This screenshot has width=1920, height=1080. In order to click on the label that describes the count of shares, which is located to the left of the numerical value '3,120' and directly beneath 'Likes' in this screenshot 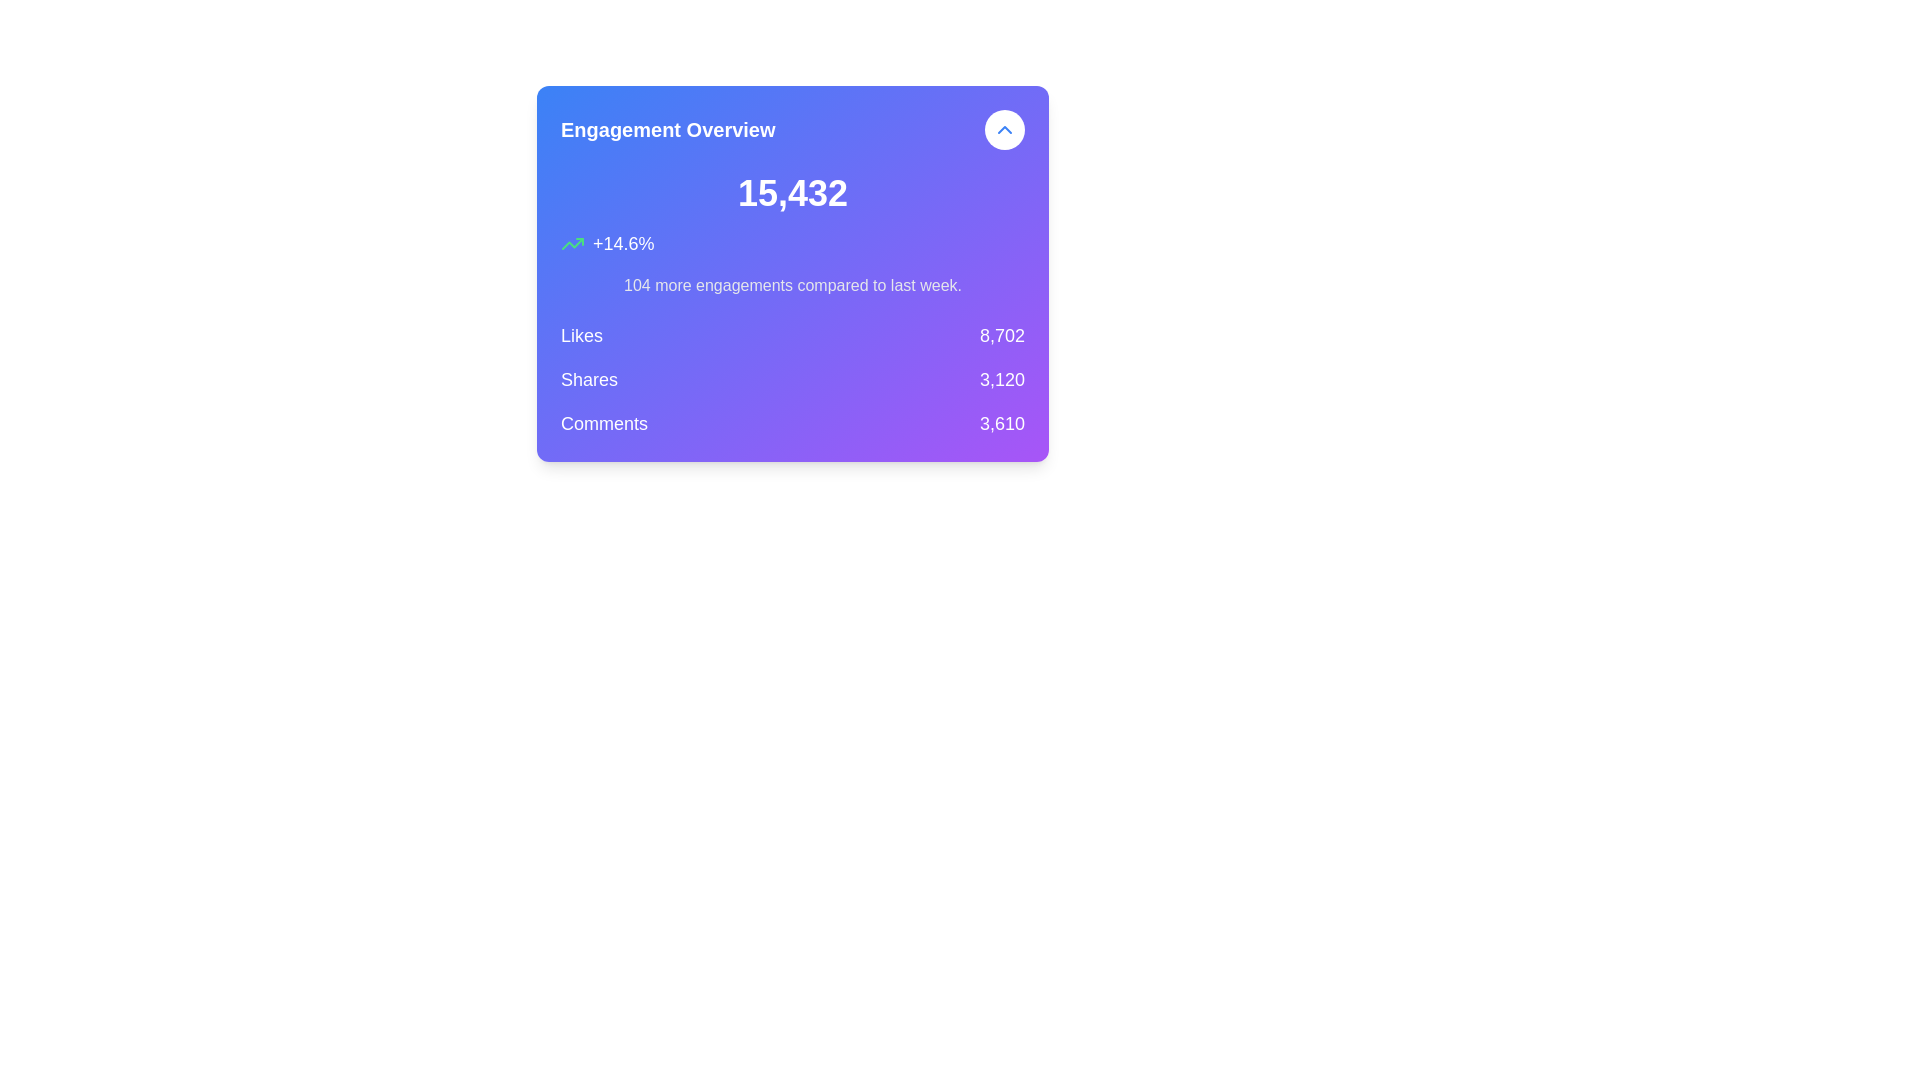, I will do `click(588, 380)`.